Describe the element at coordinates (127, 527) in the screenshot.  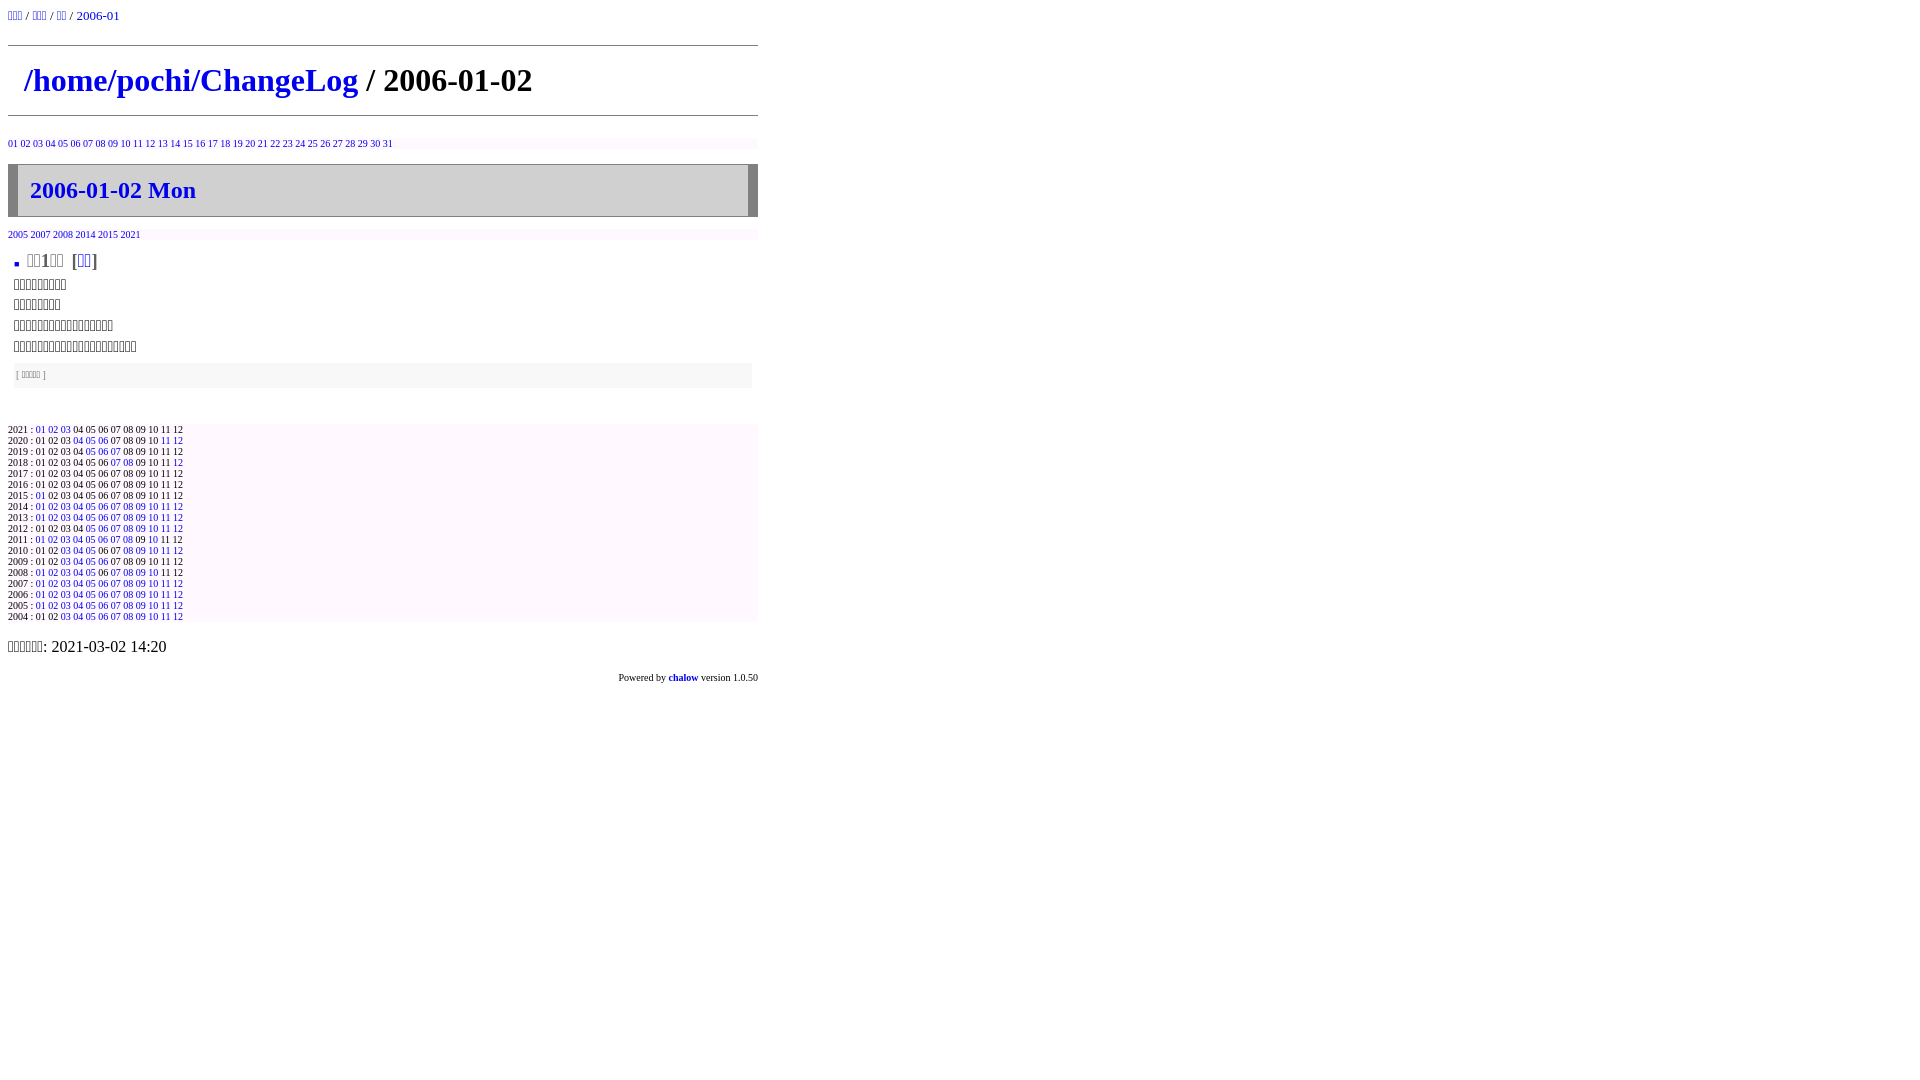
I see `'08'` at that location.